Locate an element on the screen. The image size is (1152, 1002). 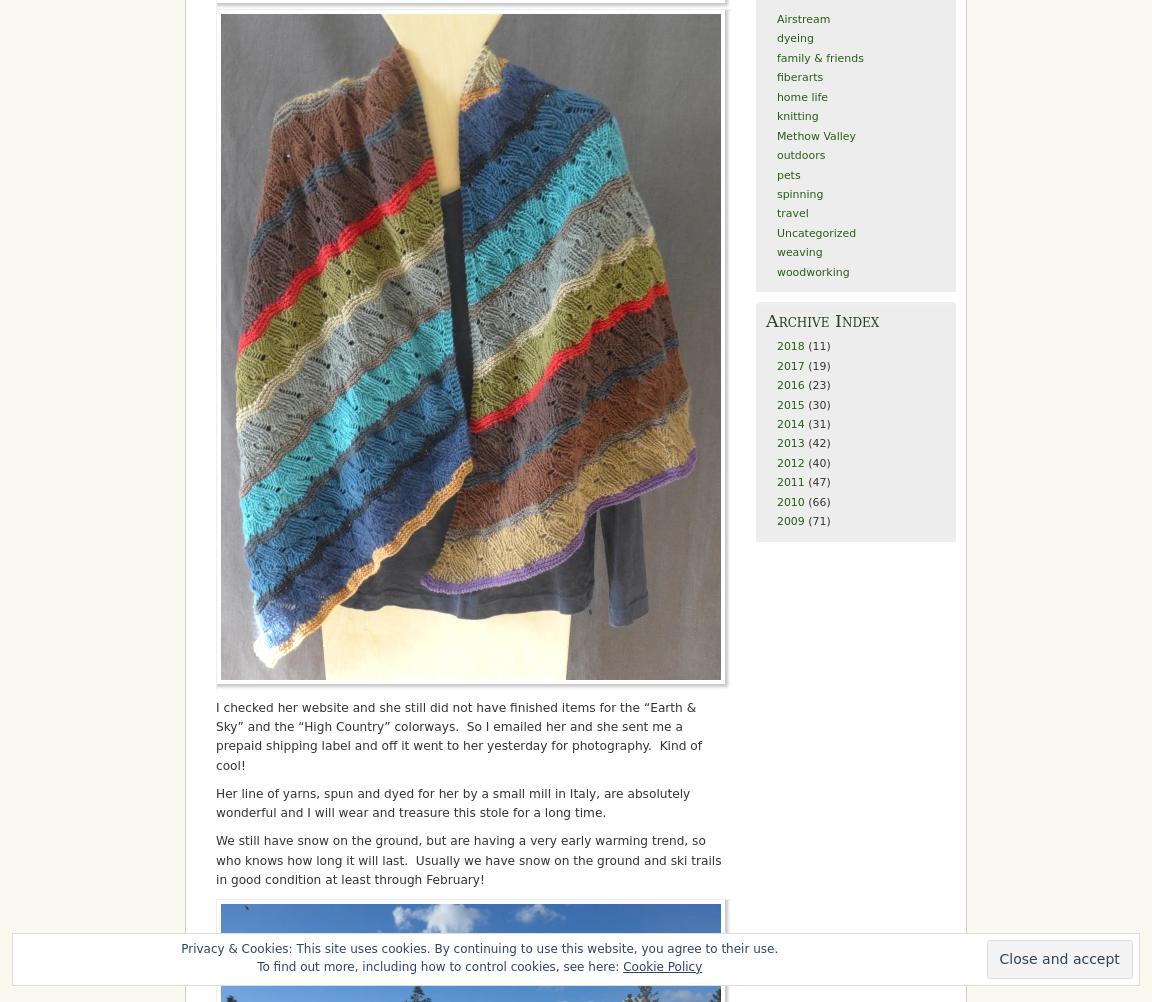
'fiberarts' is located at coordinates (799, 77).